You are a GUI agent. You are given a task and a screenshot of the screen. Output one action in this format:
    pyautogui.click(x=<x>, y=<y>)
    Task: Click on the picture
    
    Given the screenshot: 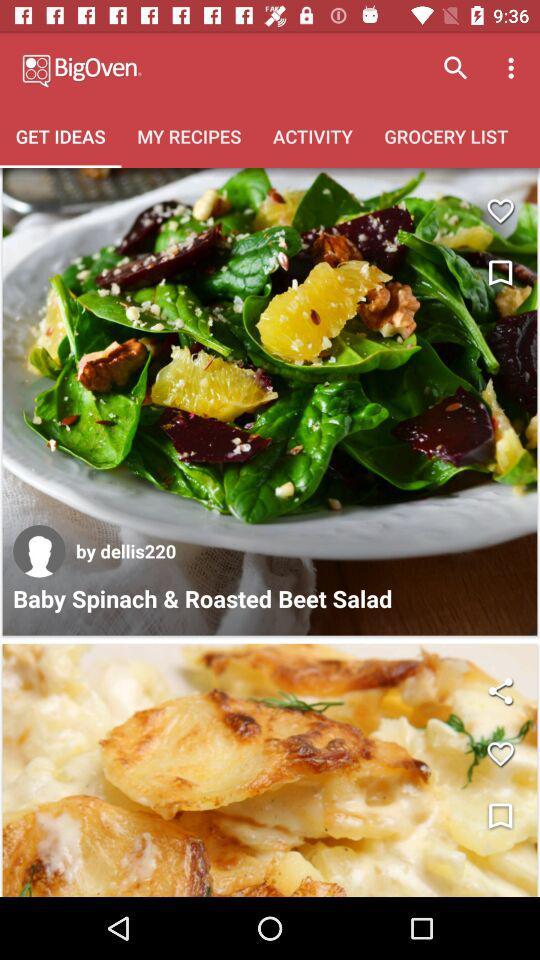 What is the action you would take?
    pyautogui.click(x=270, y=769)
    